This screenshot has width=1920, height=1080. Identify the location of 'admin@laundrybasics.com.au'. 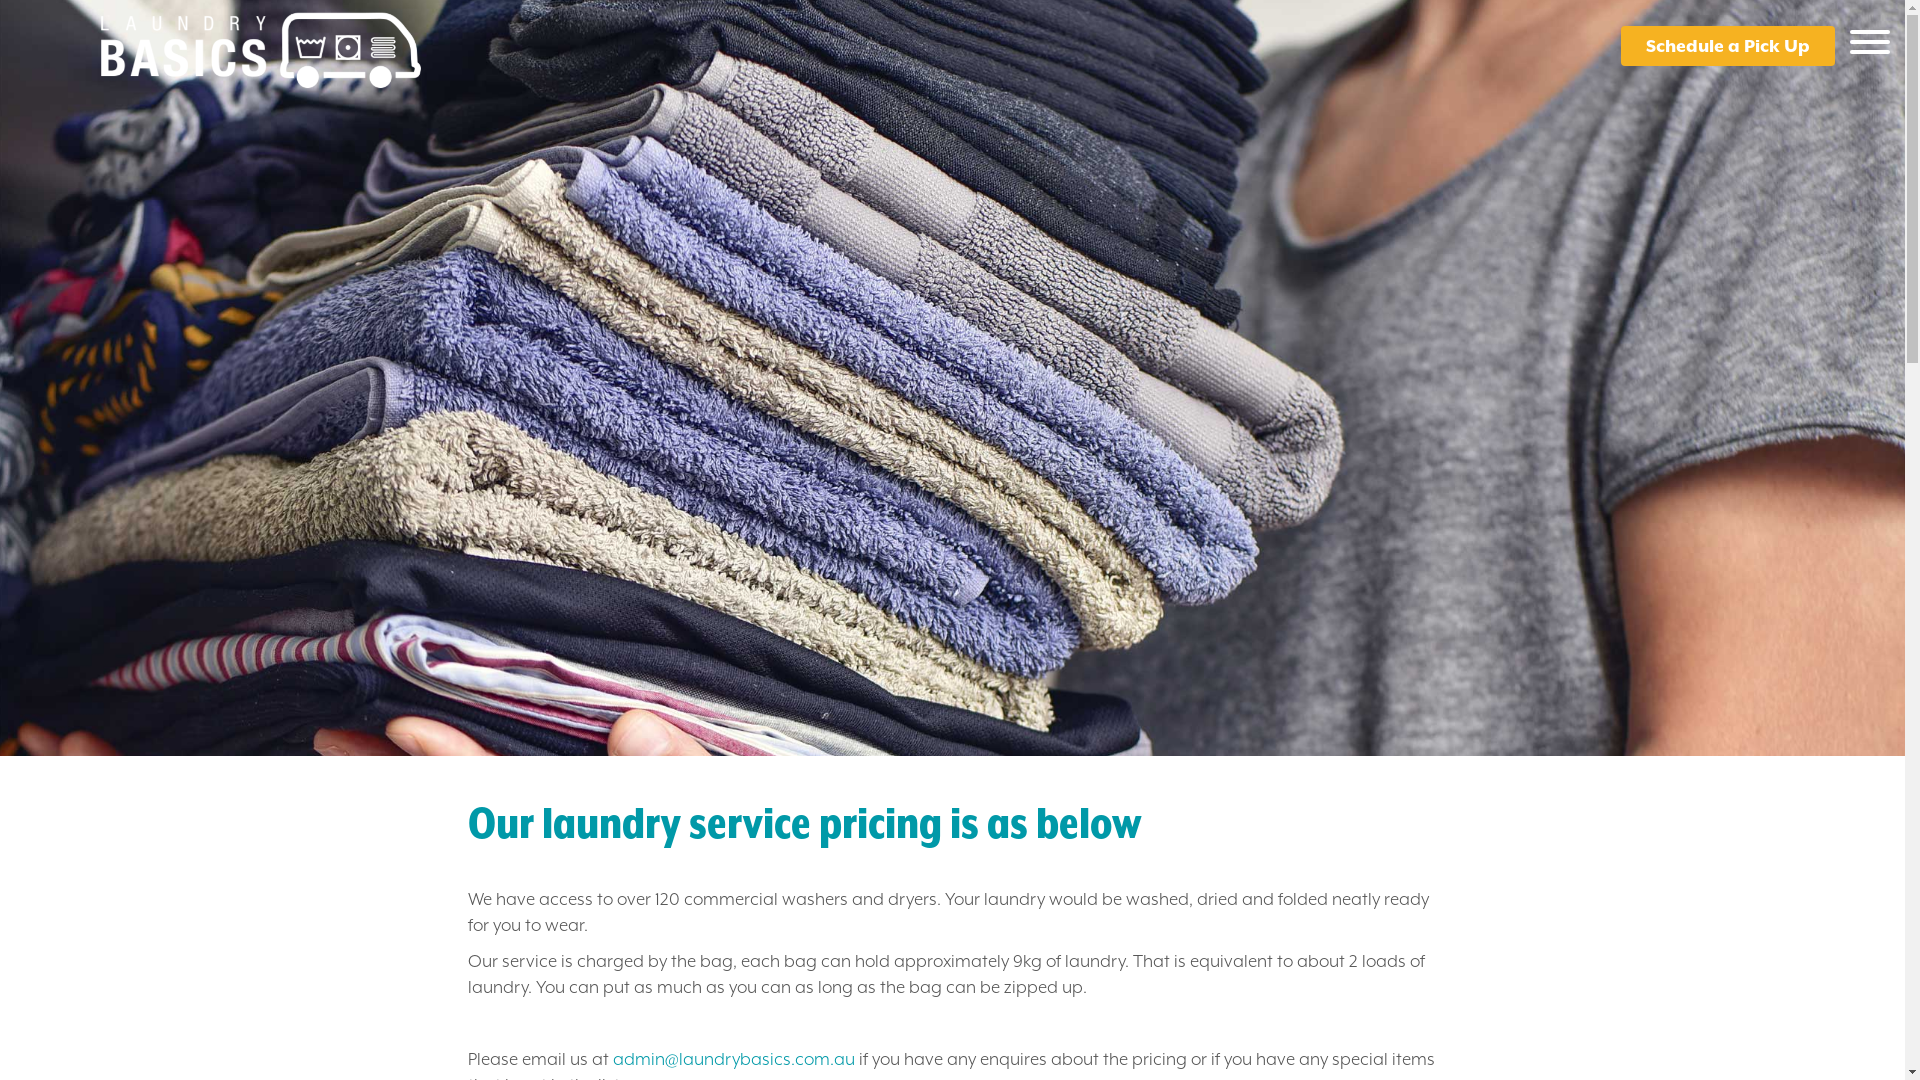
(732, 1058).